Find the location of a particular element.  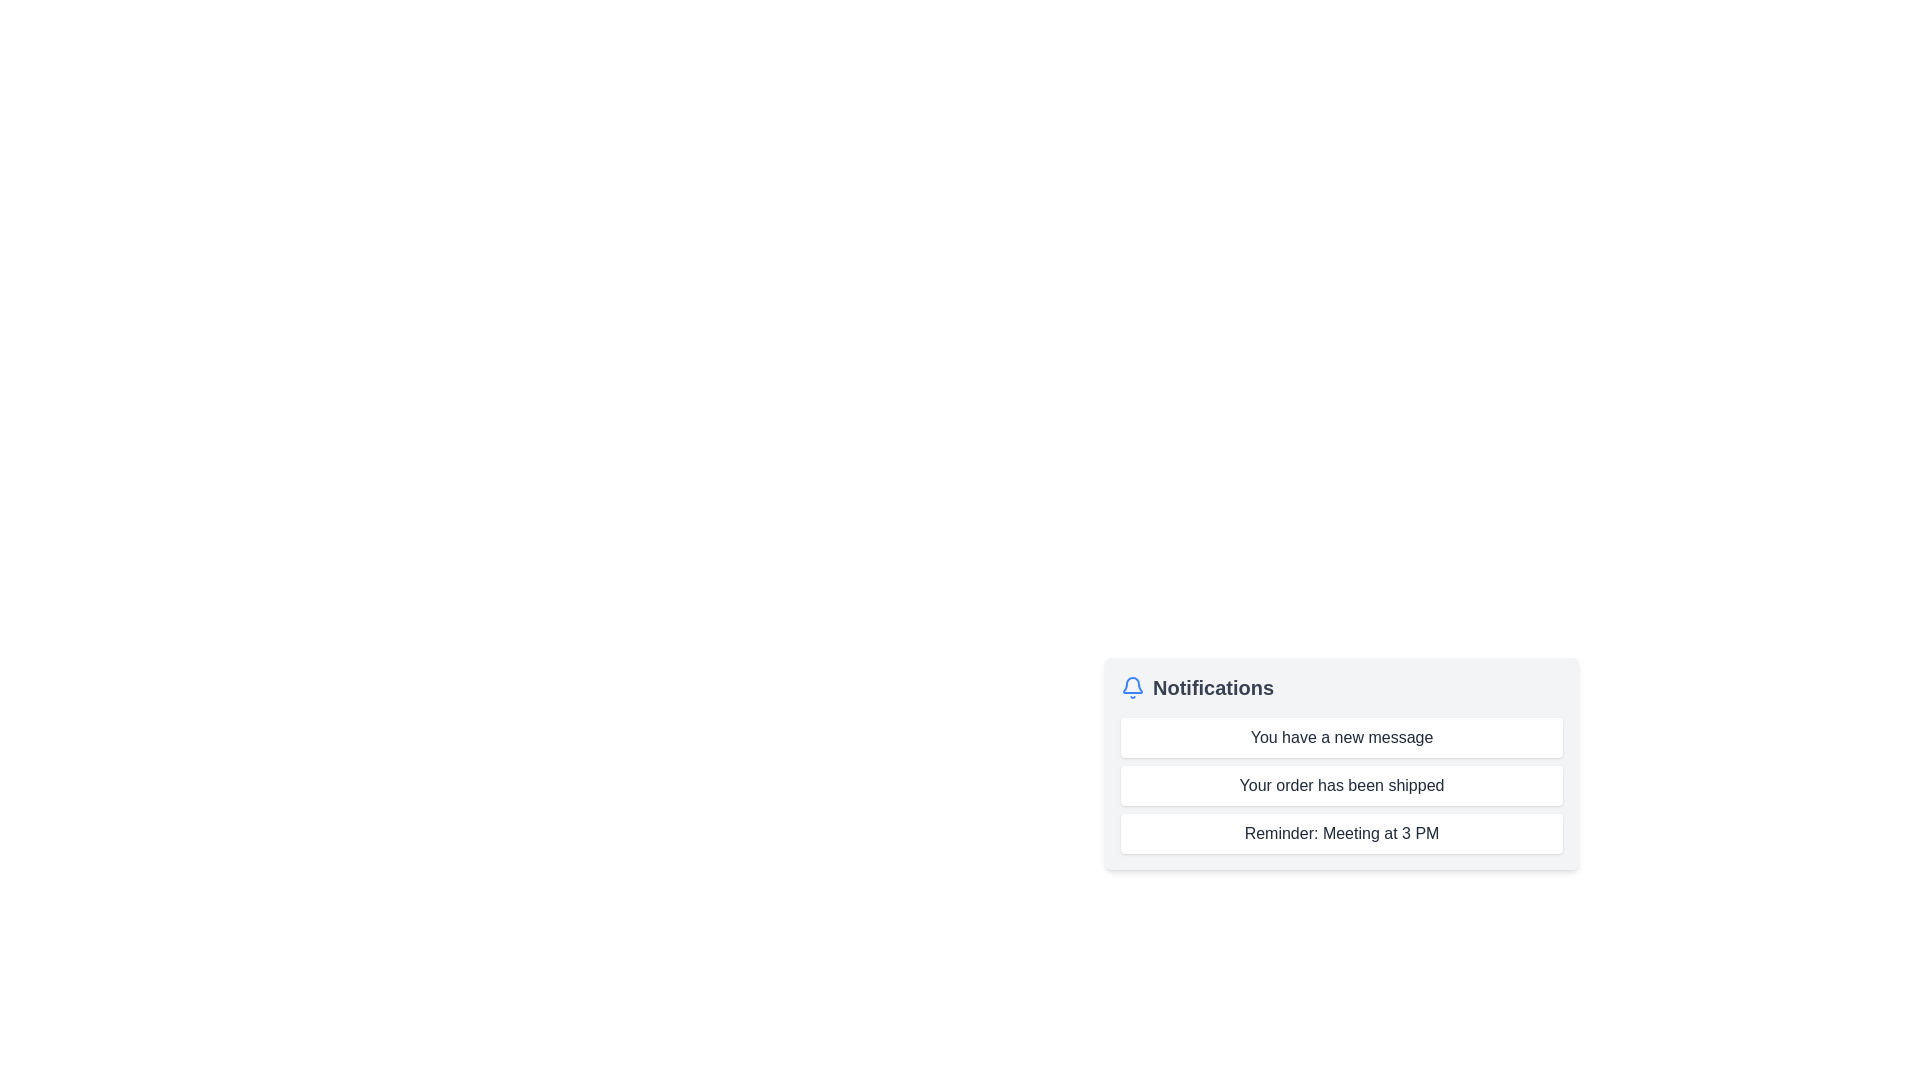

the blue bell icon located to the left of the 'Notifications' text in the top-center area of the notification panel is located at coordinates (1132, 686).